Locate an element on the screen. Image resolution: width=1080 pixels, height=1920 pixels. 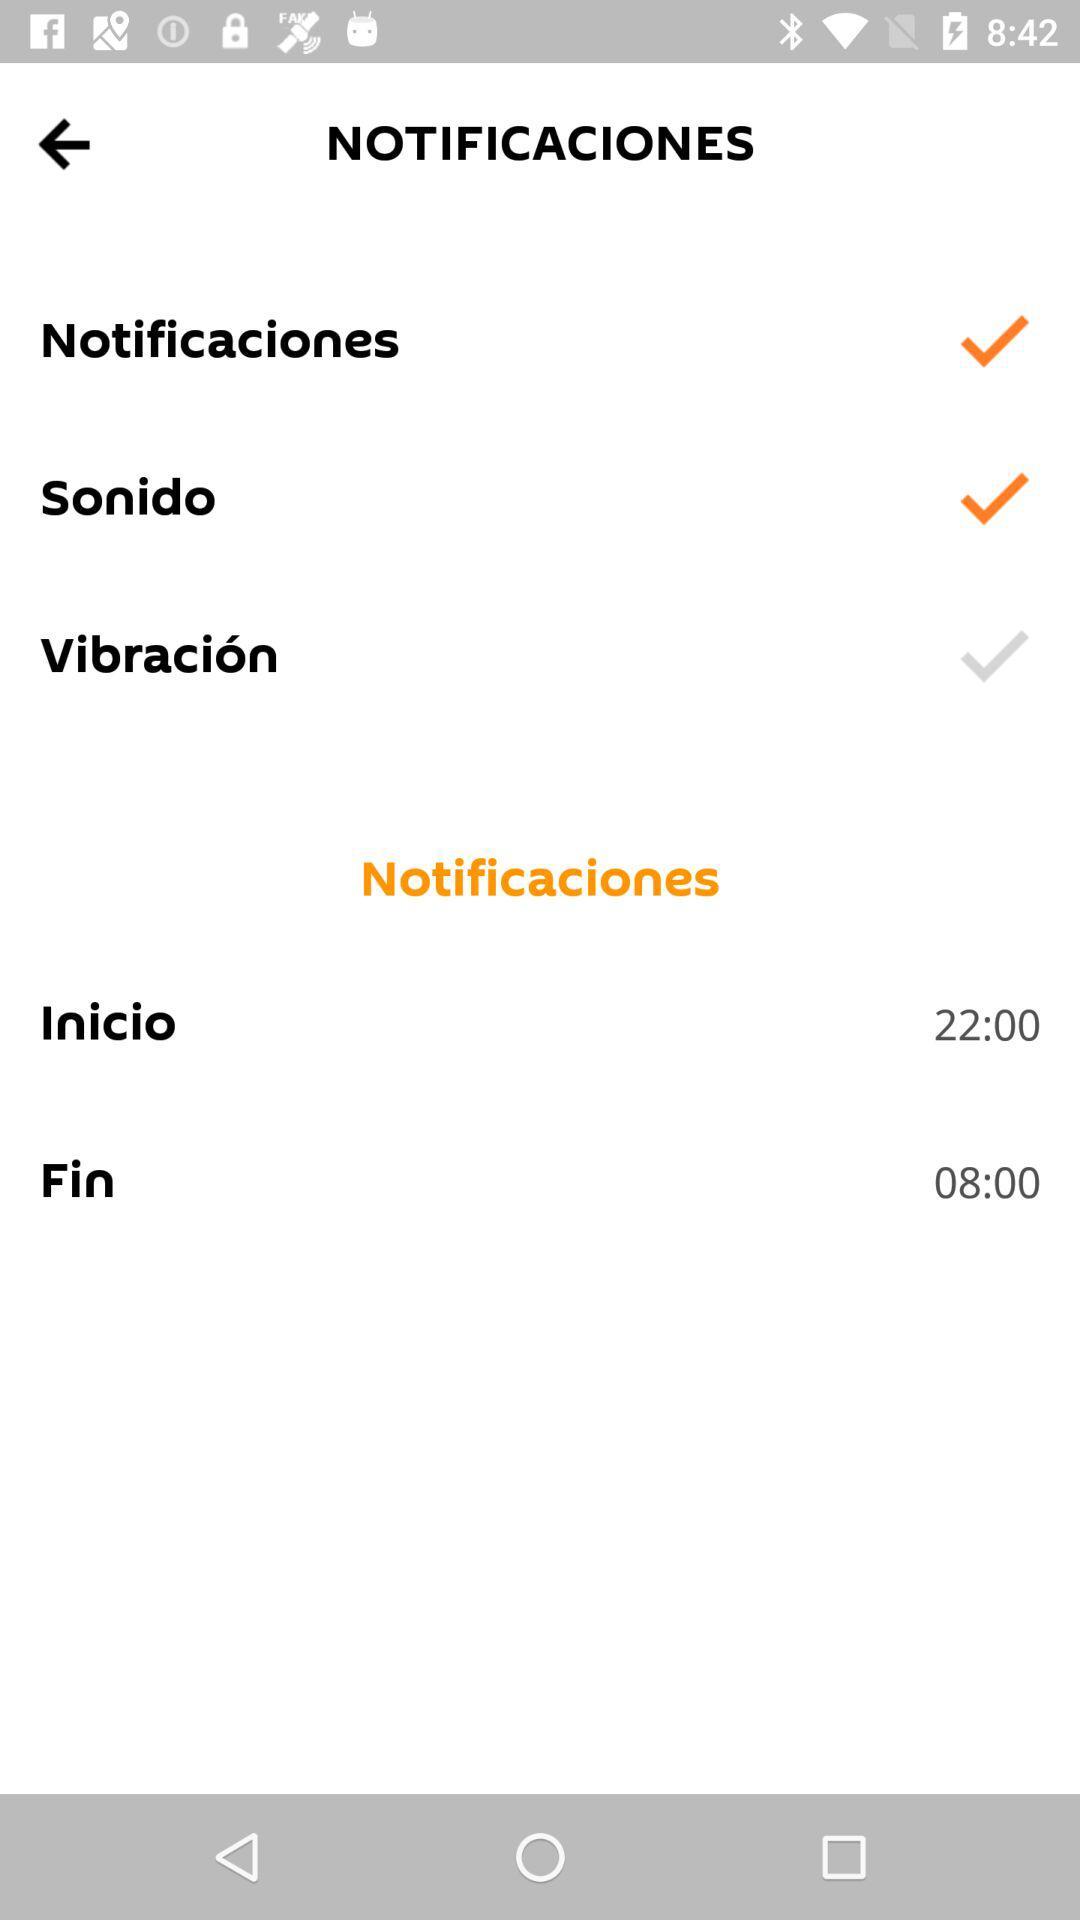
item at the top left corner is located at coordinates (64, 143).